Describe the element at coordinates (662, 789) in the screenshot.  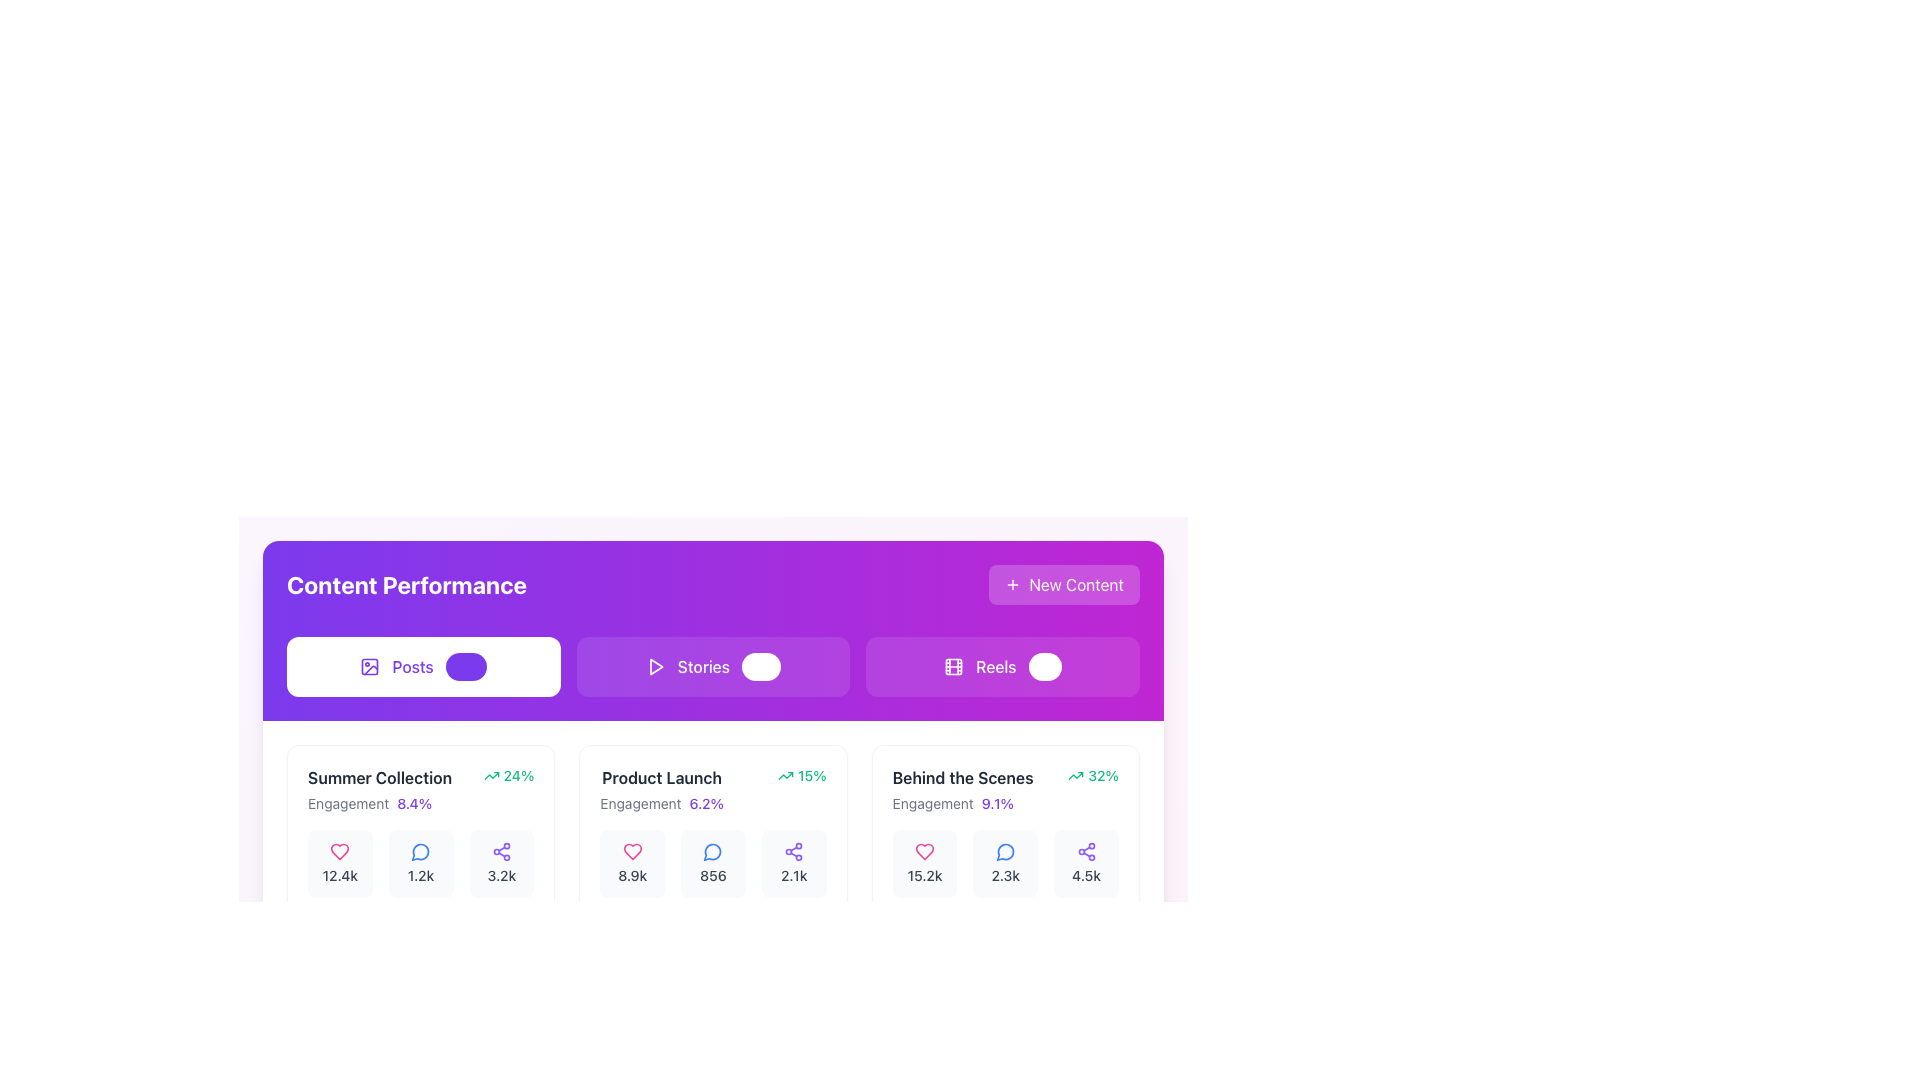
I see `the informational text label providing details about 'Product Launch' with an engagement value of 6.2%, located in the middle card beneath the 'Content Performance' header` at that location.